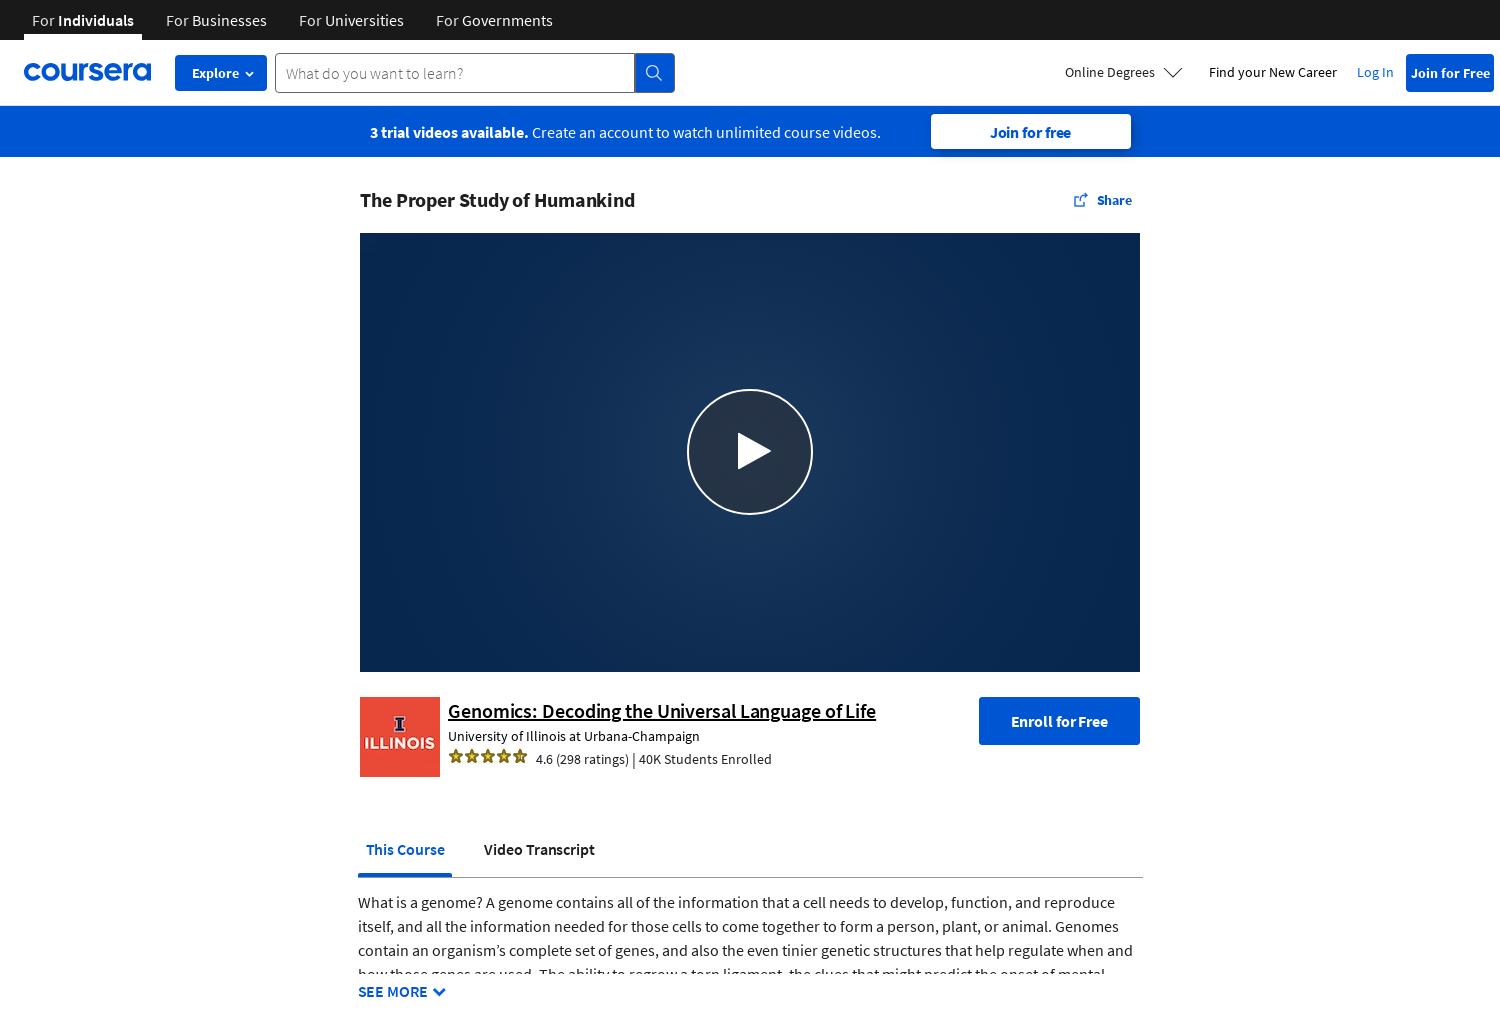 Image resolution: width=1500 pixels, height=1019 pixels. What do you see at coordinates (1059, 720) in the screenshot?
I see `'Enroll for Free'` at bounding box center [1059, 720].